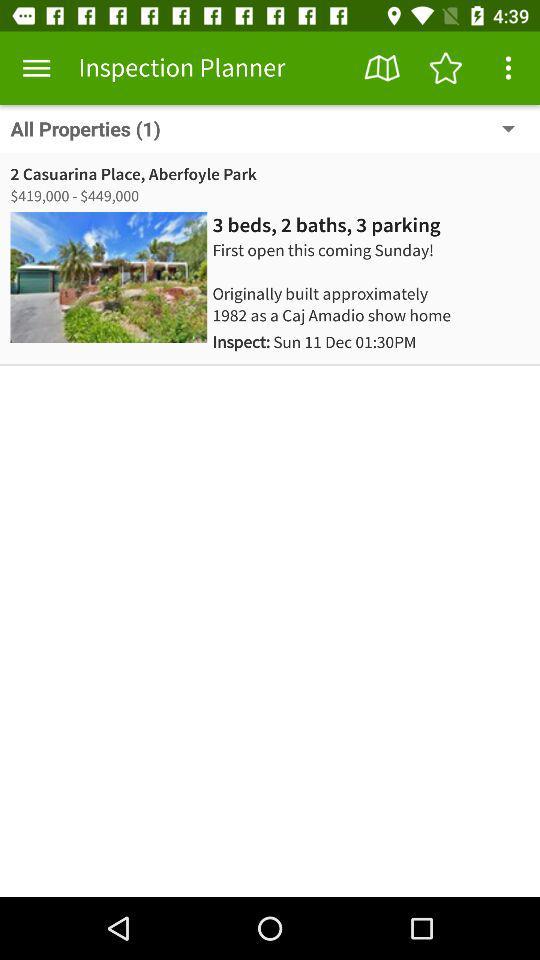 This screenshot has height=960, width=540. I want to click on the item to the right of the inspection planner app, so click(382, 68).